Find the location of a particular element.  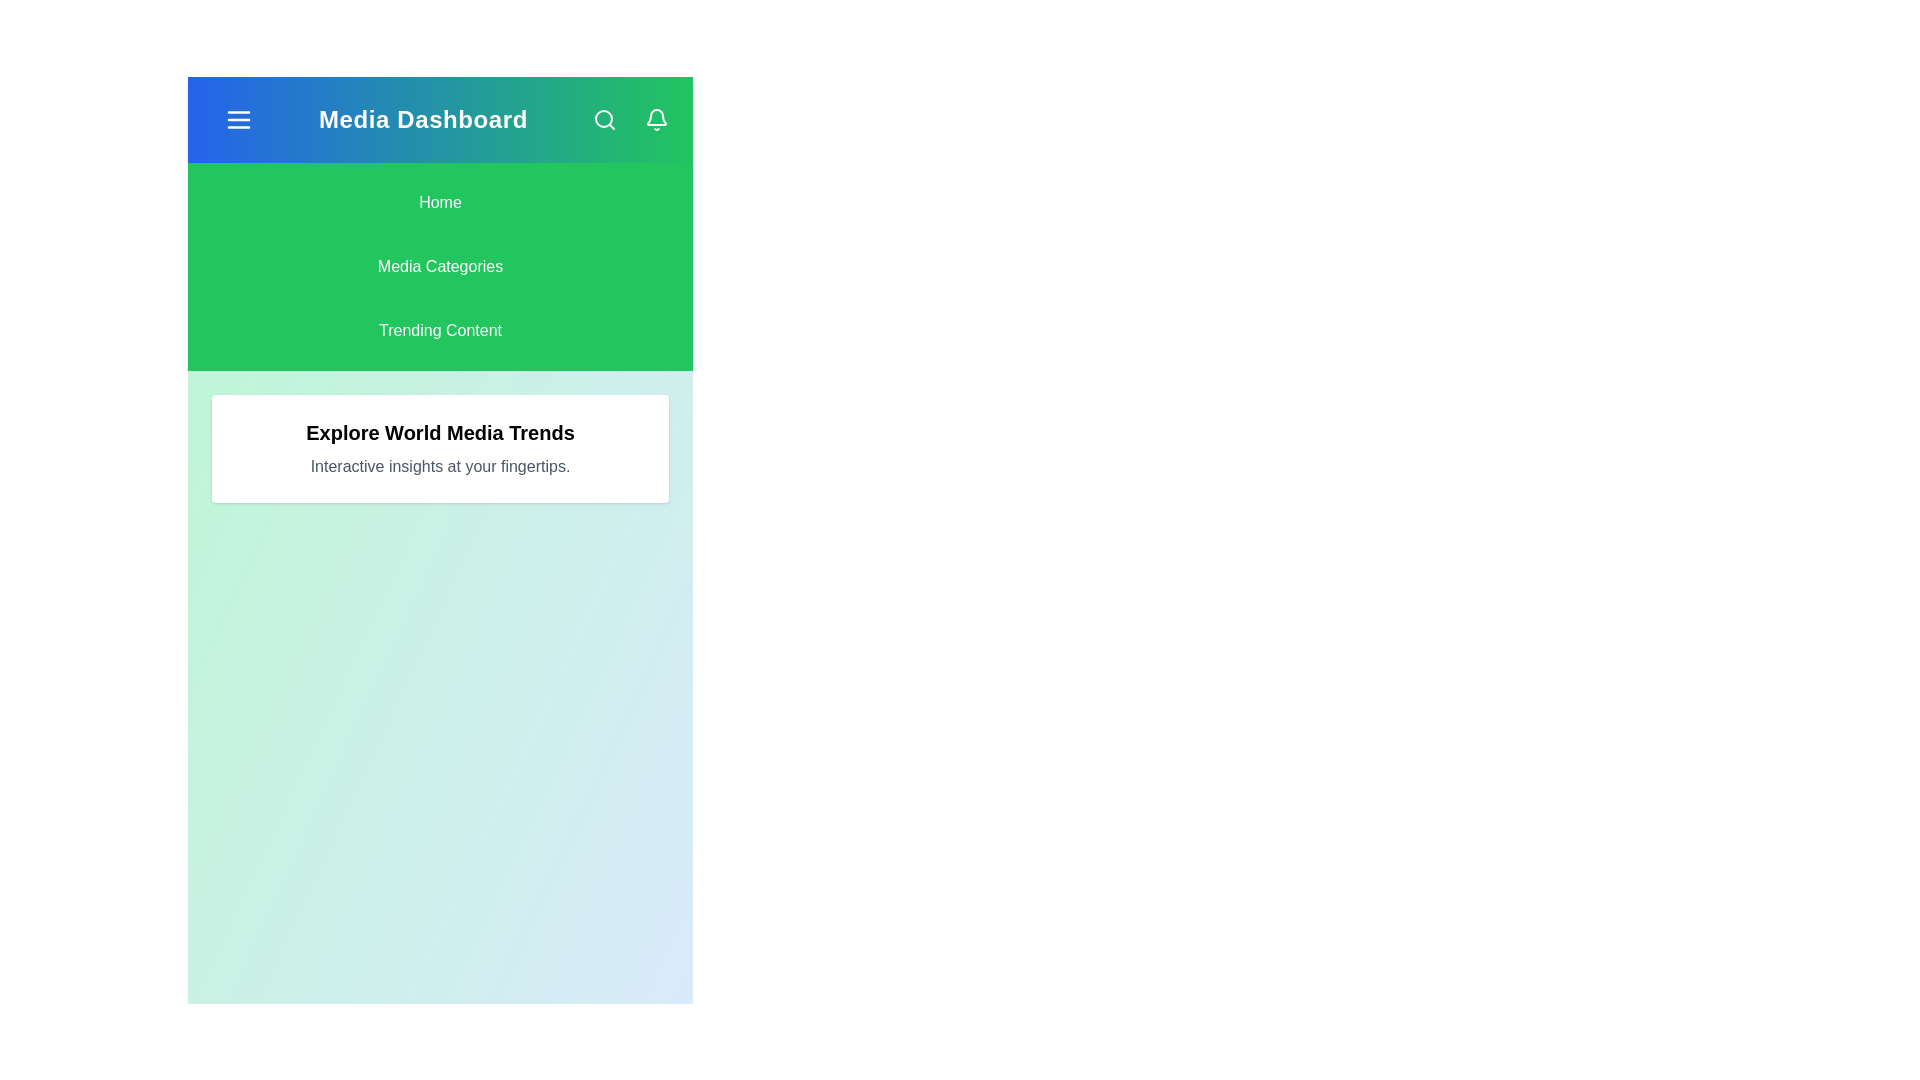

the navigation menu option Trending Content is located at coordinates (439, 330).